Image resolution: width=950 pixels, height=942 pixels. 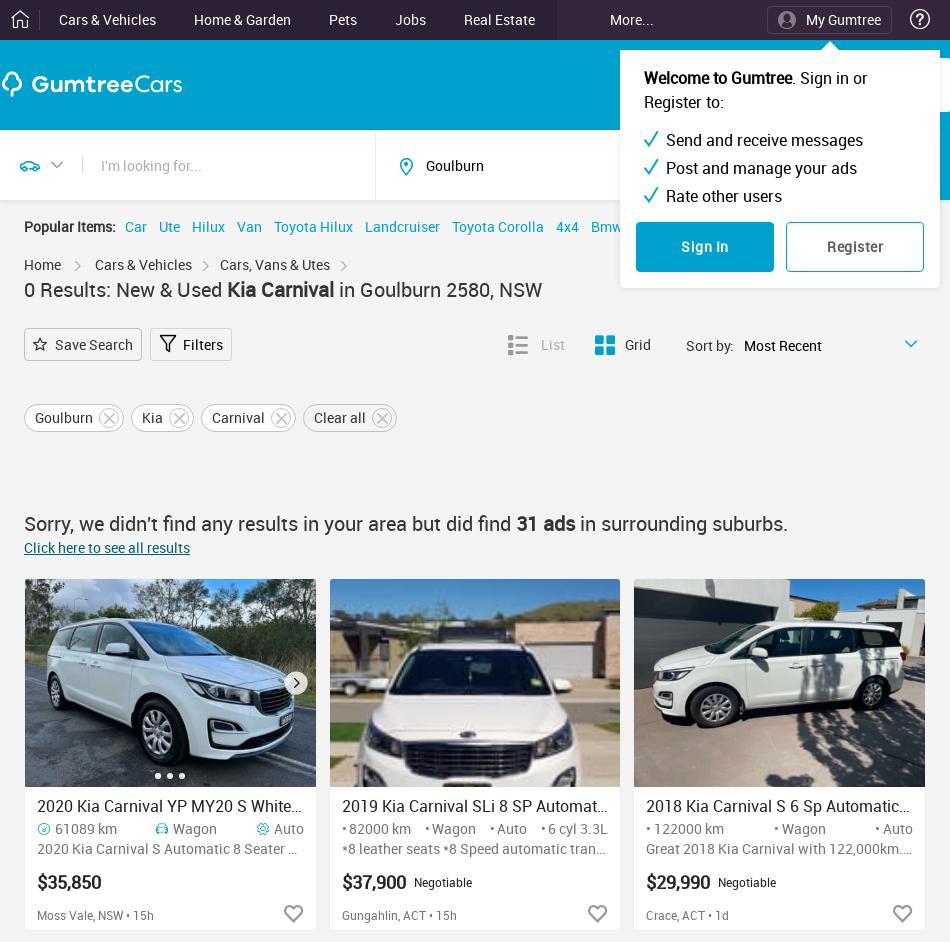 What do you see at coordinates (760, 166) in the screenshot?
I see `'Post and manage your ads'` at bounding box center [760, 166].